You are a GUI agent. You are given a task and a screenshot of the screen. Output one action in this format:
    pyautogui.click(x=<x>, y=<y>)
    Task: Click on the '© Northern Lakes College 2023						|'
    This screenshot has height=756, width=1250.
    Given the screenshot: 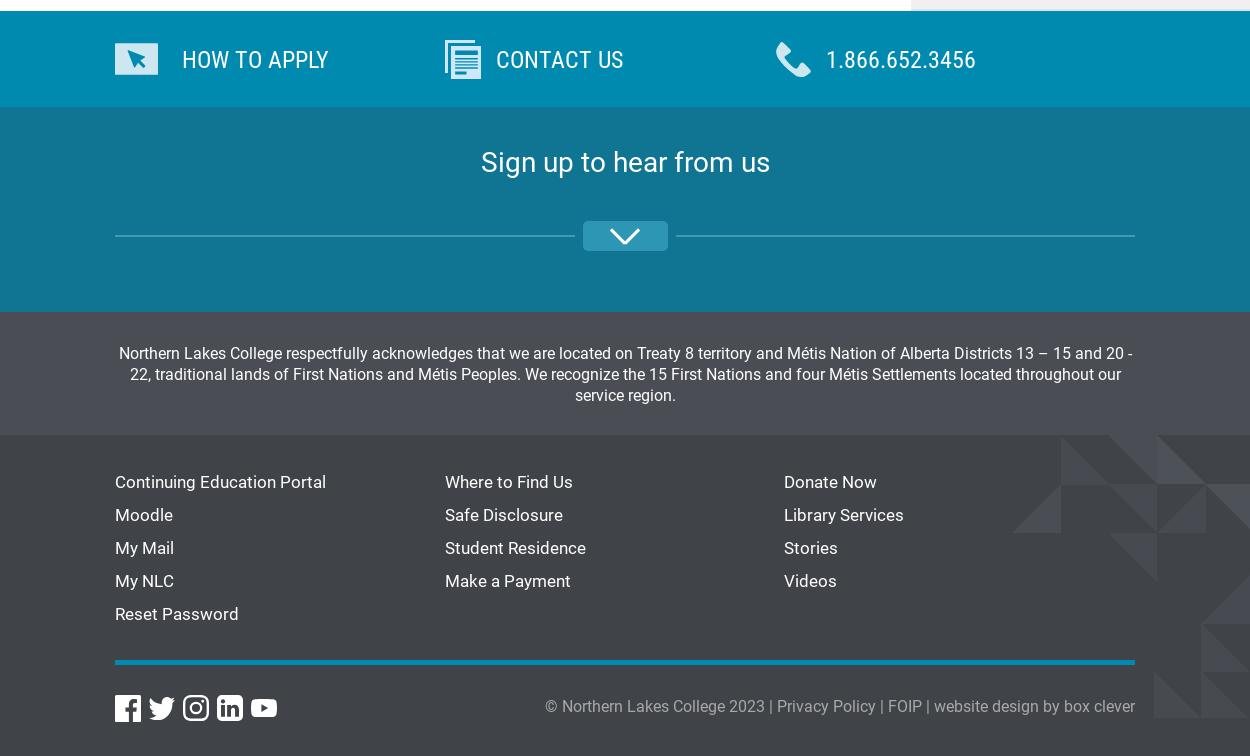 What is the action you would take?
    pyautogui.click(x=661, y=704)
    